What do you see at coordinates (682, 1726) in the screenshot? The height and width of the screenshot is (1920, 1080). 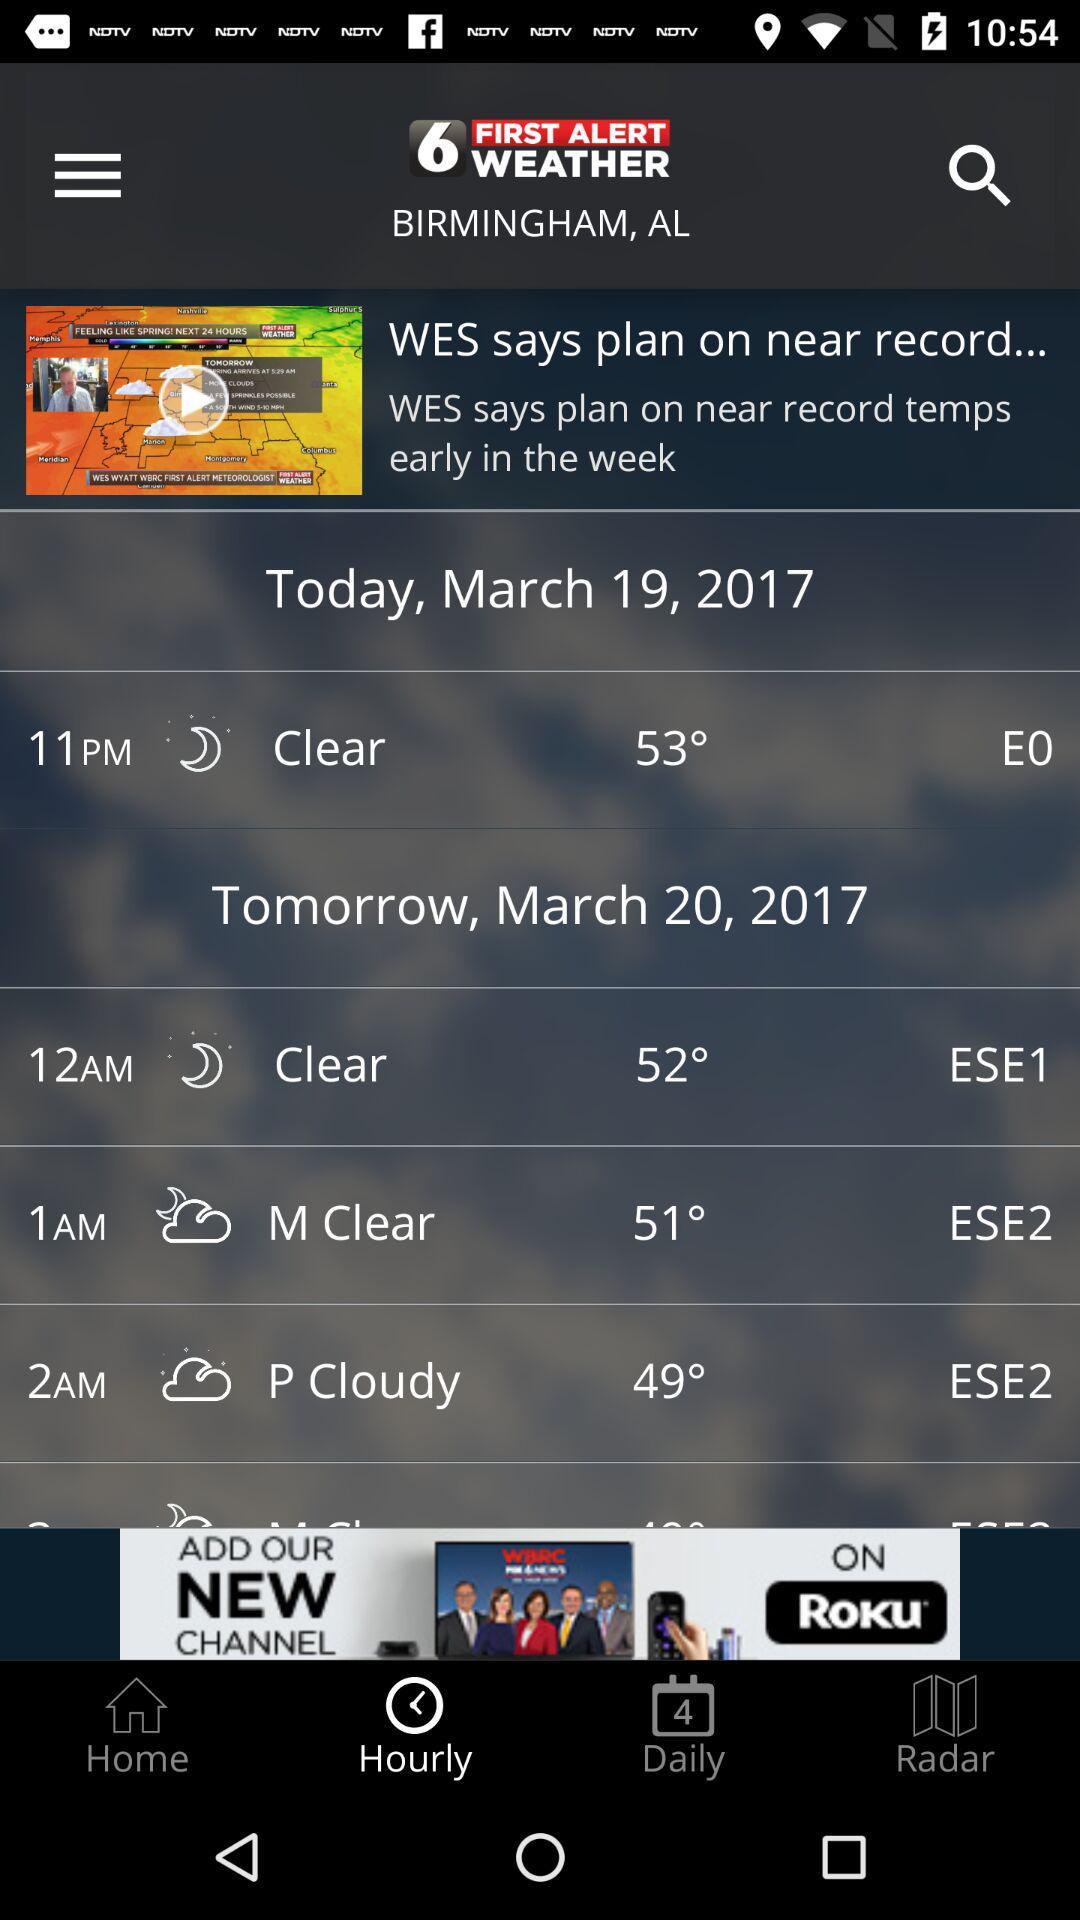 I see `icon to the left of the radar icon` at bounding box center [682, 1726].